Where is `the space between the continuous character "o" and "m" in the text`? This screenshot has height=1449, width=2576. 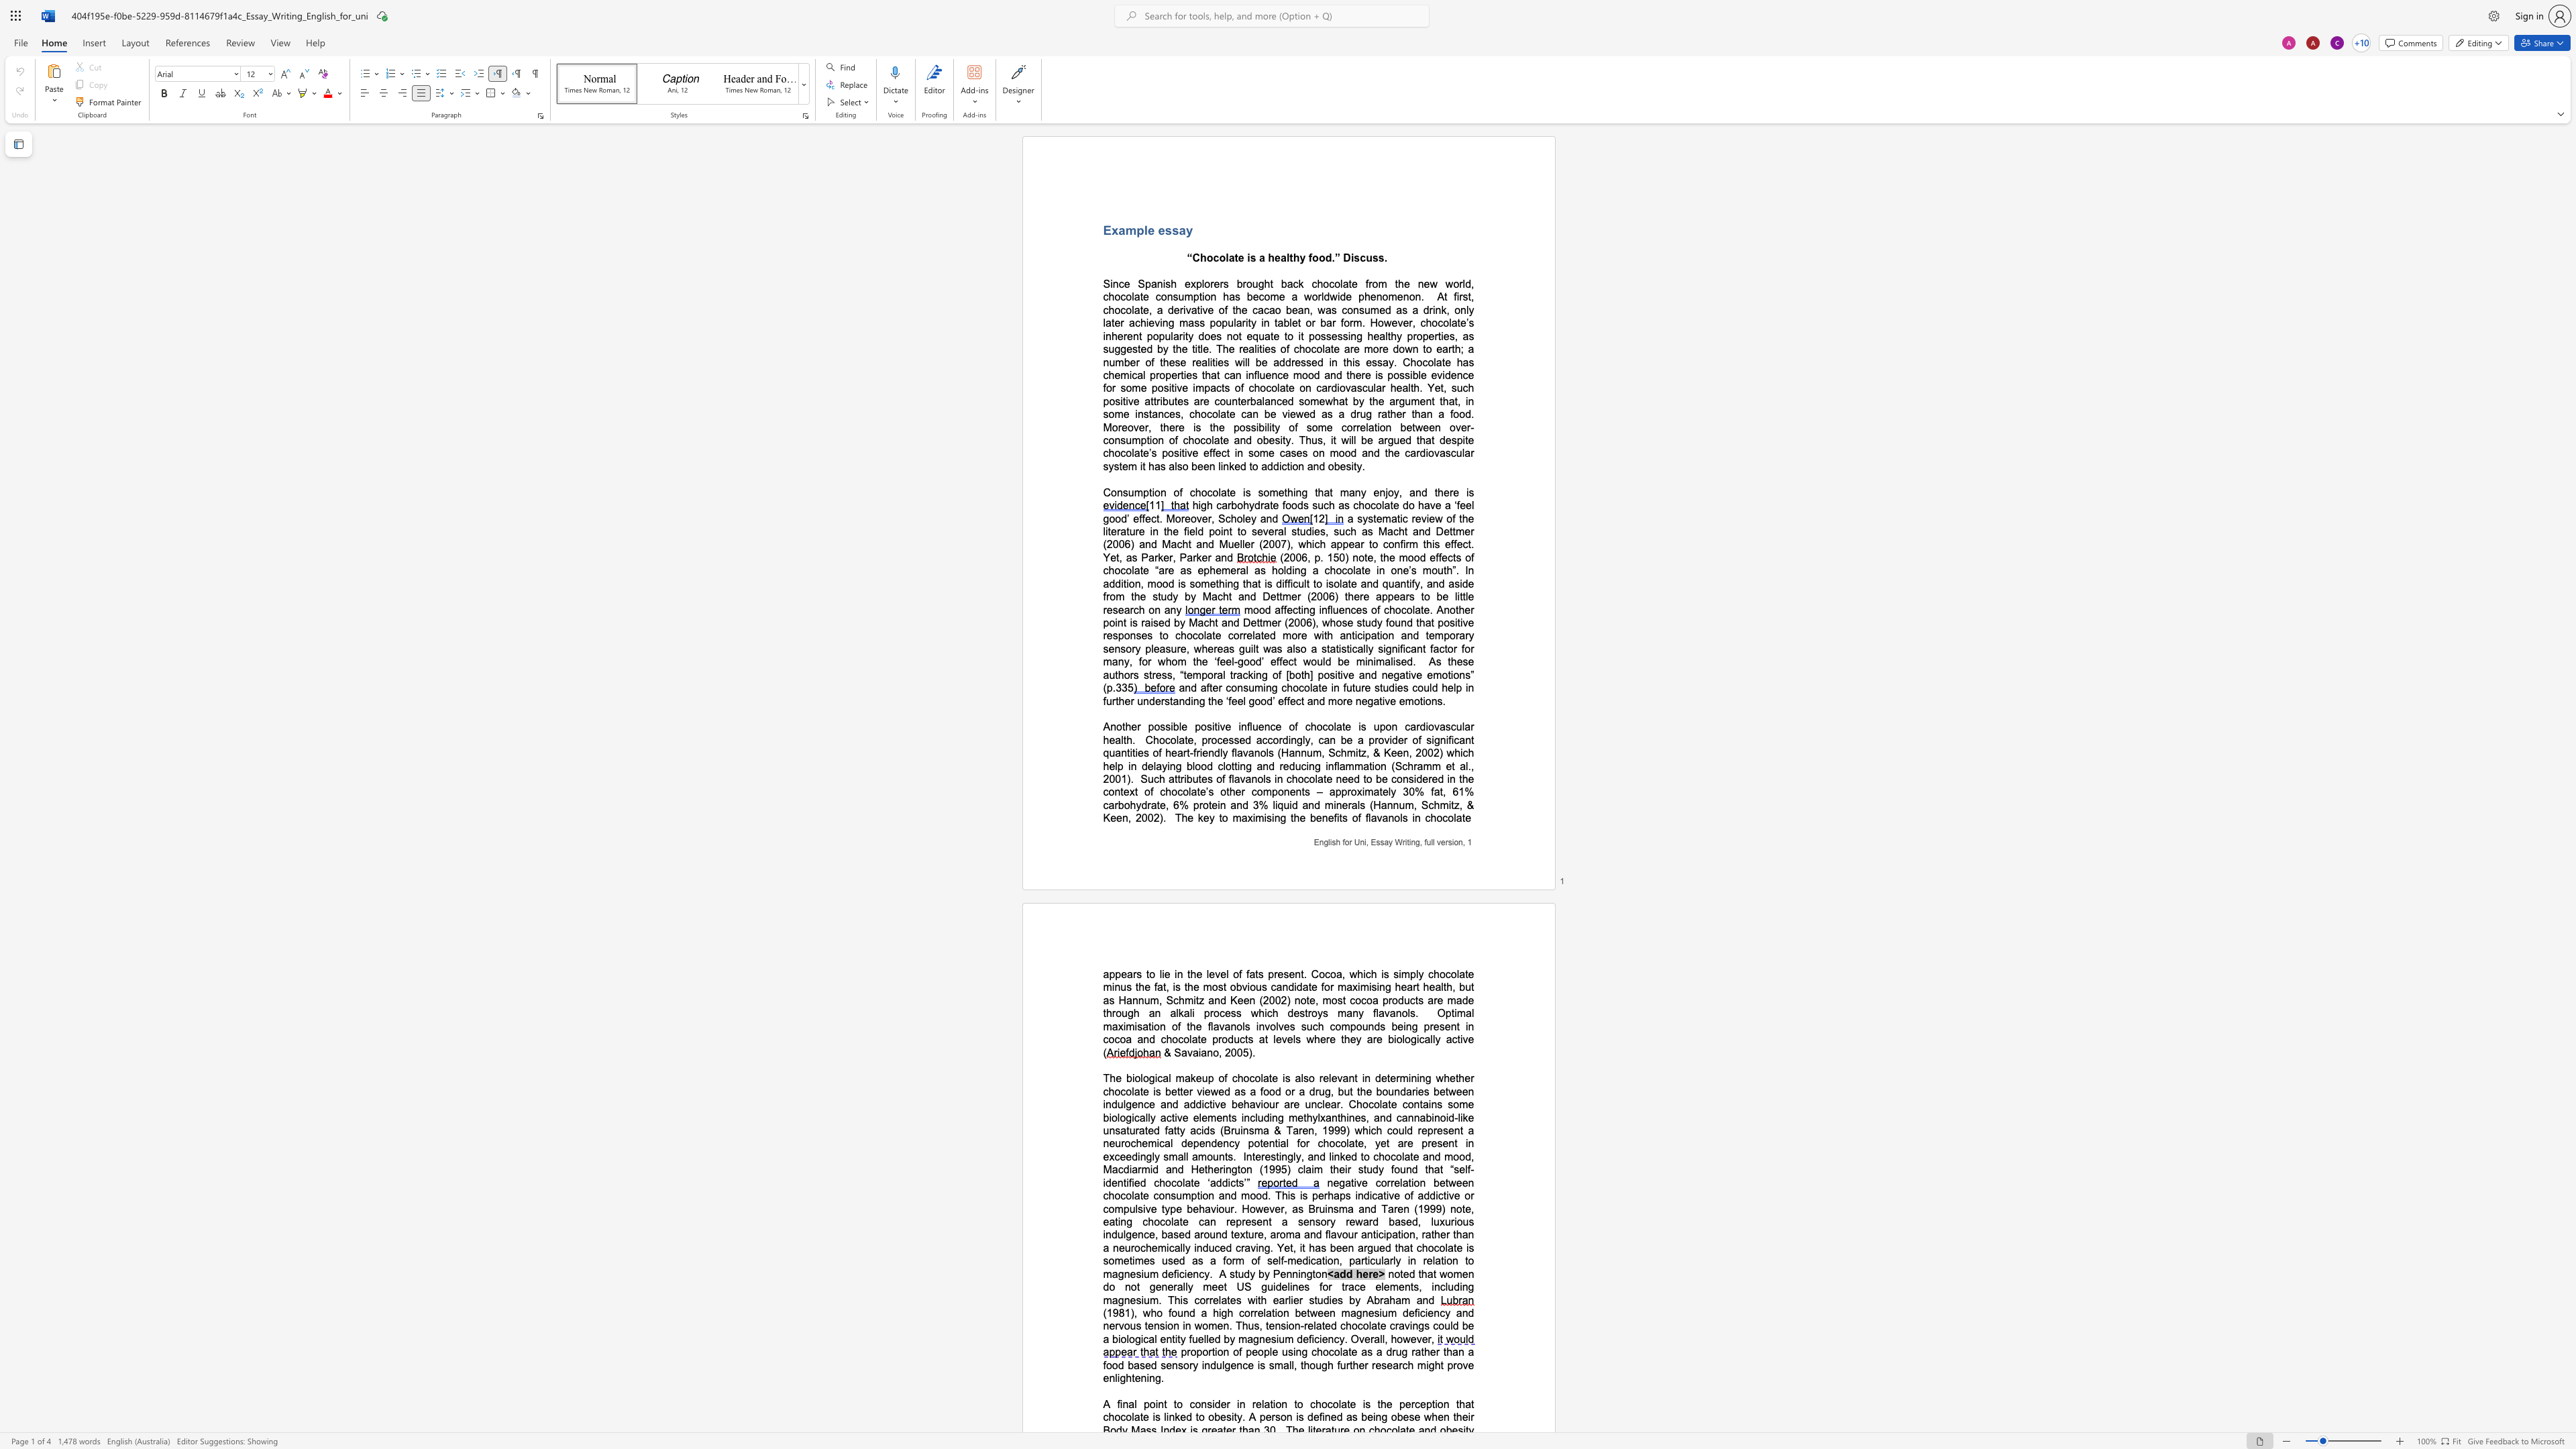
the space between the continuous character "o" and "m" in the text is located at coordinates (1311, 400).